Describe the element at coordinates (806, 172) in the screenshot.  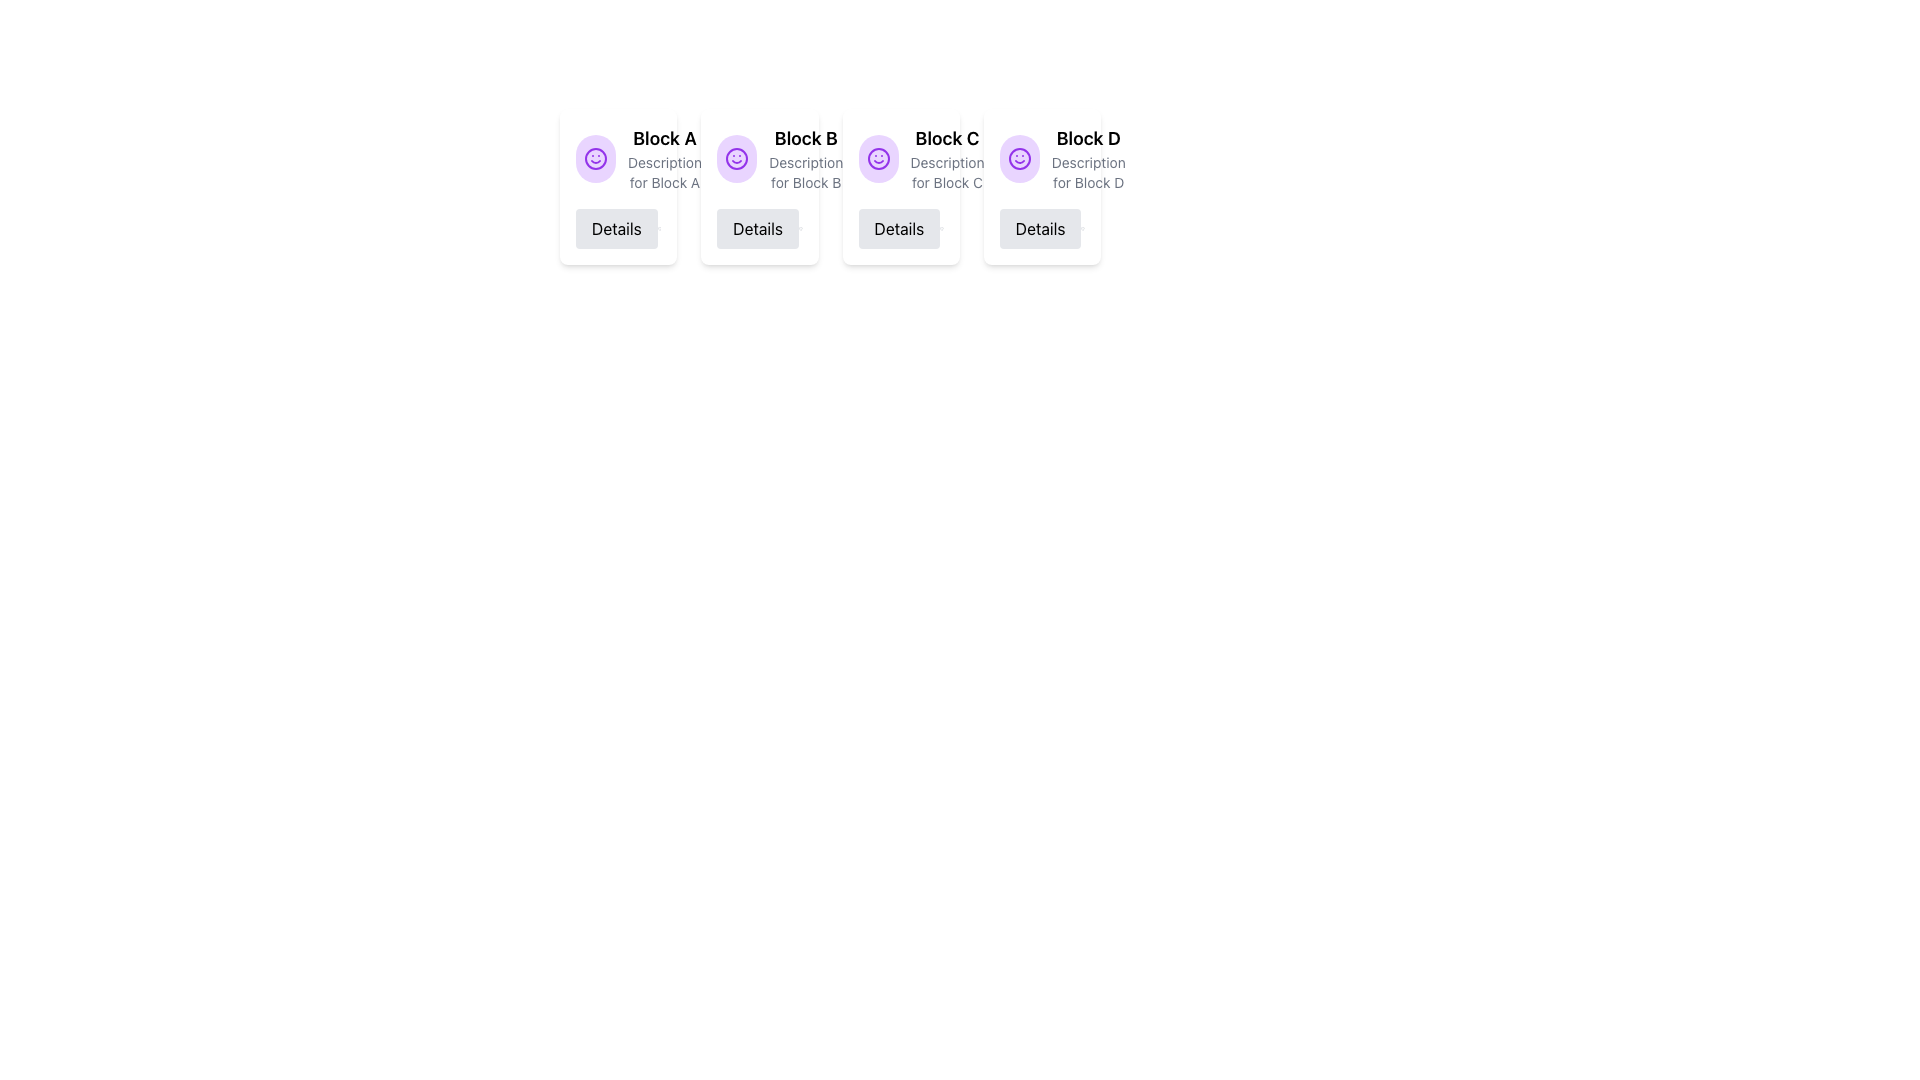
I see `the text element labeled 'Description for Block B', which is styled in a smaller gray font and positioned beneath the bold 'Block B' title` at that location.